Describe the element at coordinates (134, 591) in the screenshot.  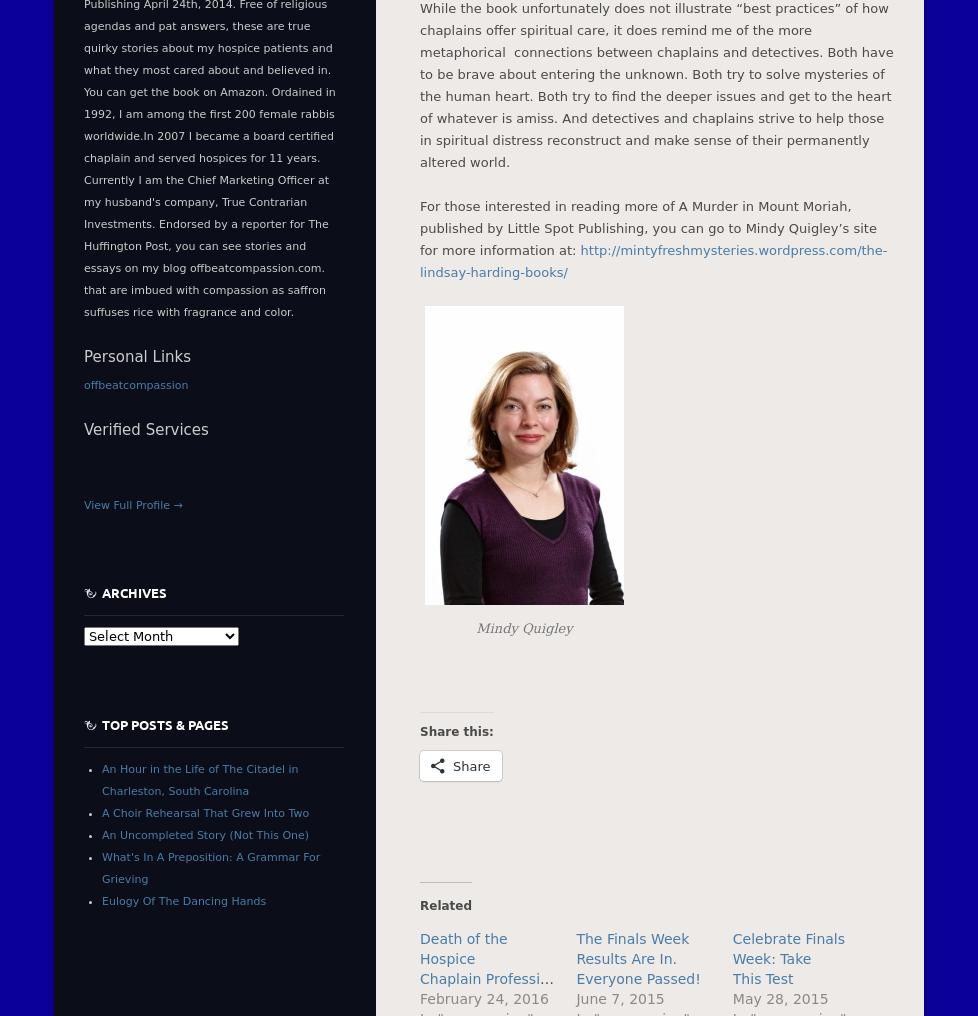
I see `'Archives'` at that location.